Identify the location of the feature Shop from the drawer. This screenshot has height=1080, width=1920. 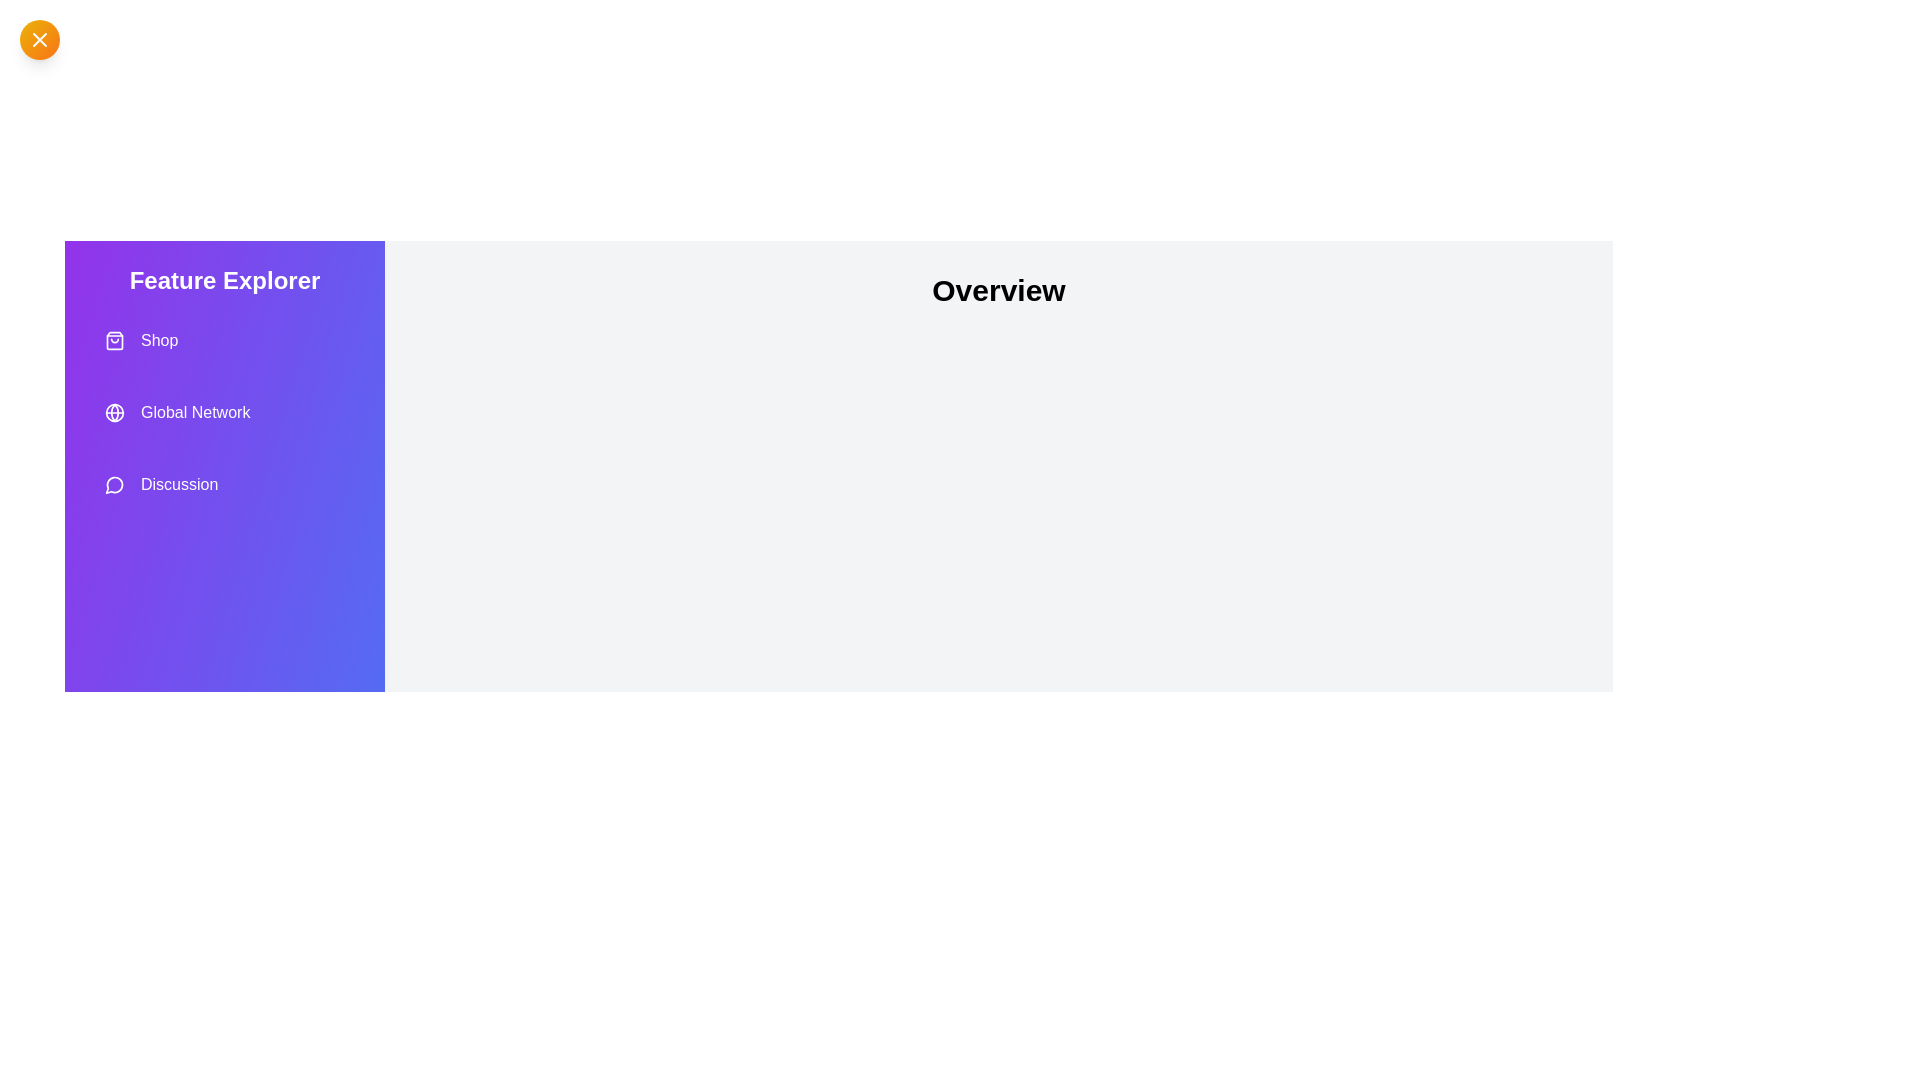
(225, 339).